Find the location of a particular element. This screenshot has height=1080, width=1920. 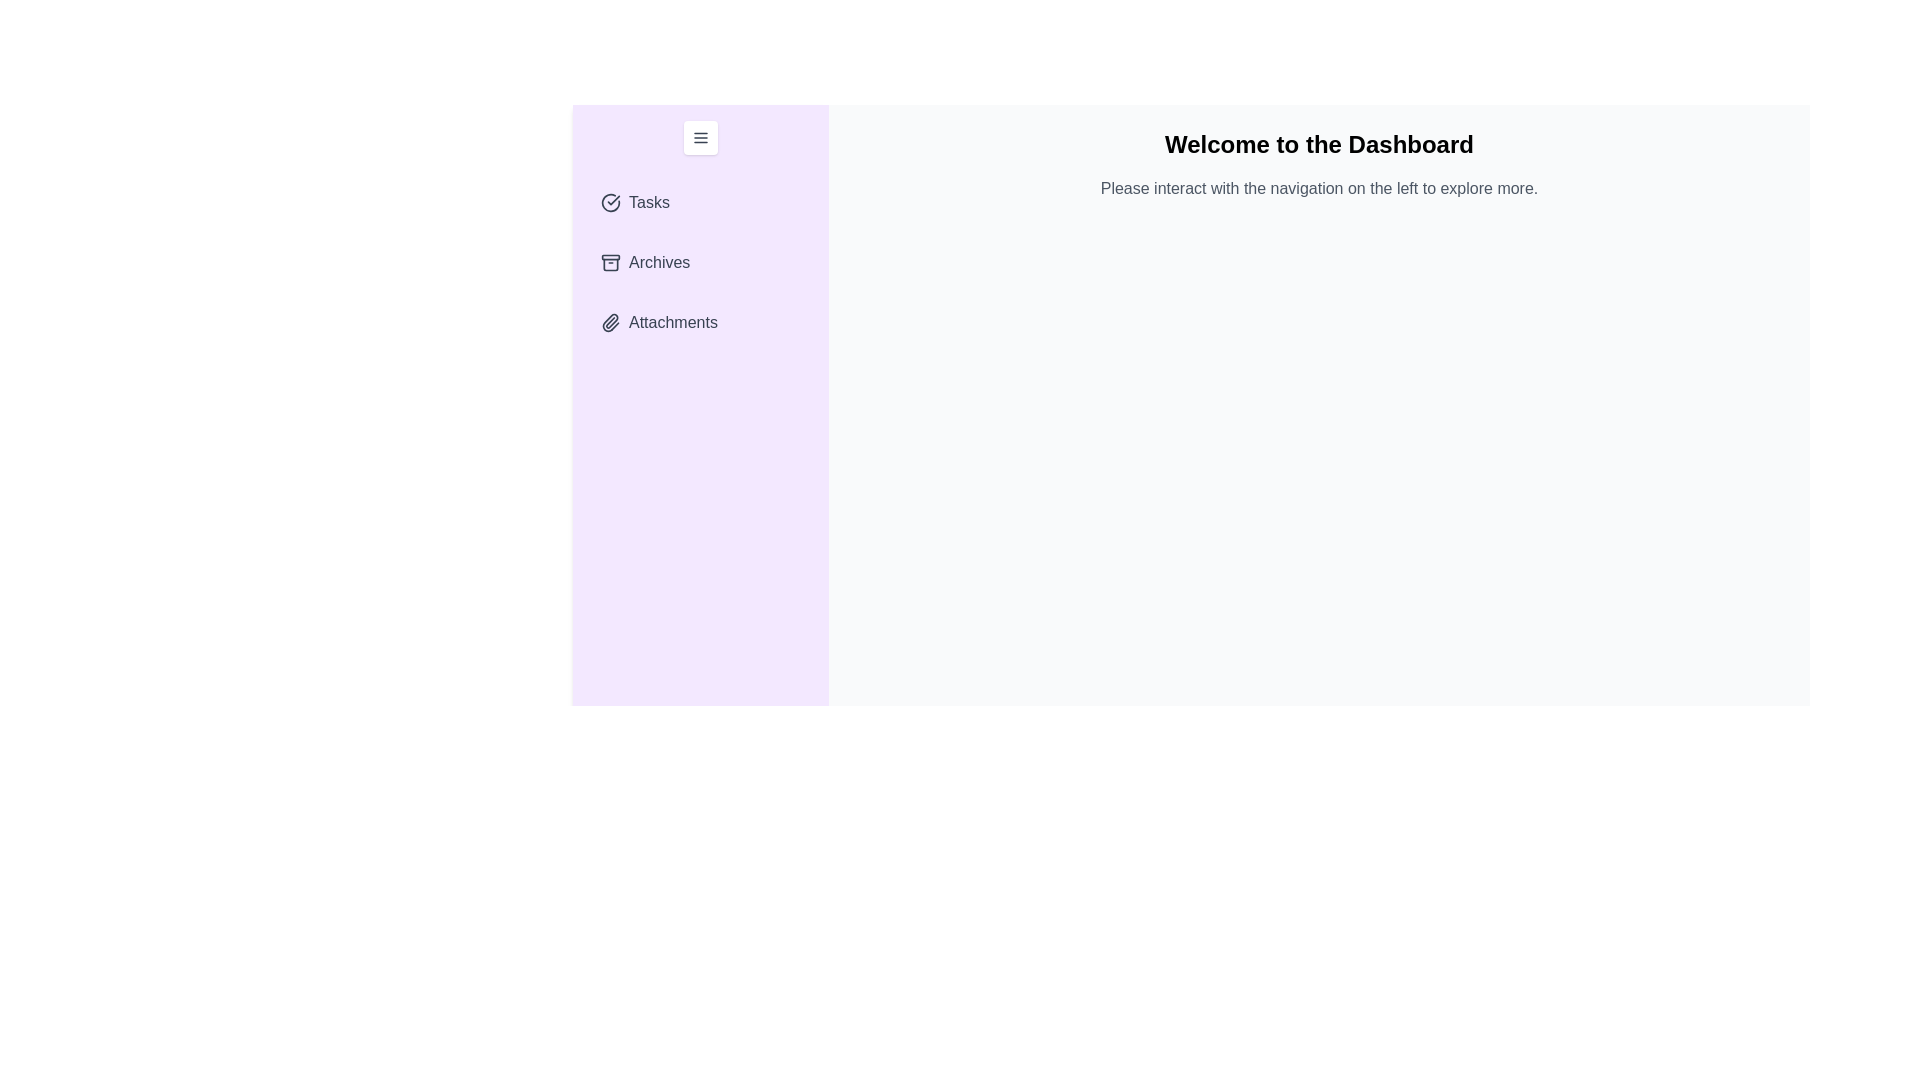

the section Tasks in the drawer to expand it is located at coordinates (700, 203).